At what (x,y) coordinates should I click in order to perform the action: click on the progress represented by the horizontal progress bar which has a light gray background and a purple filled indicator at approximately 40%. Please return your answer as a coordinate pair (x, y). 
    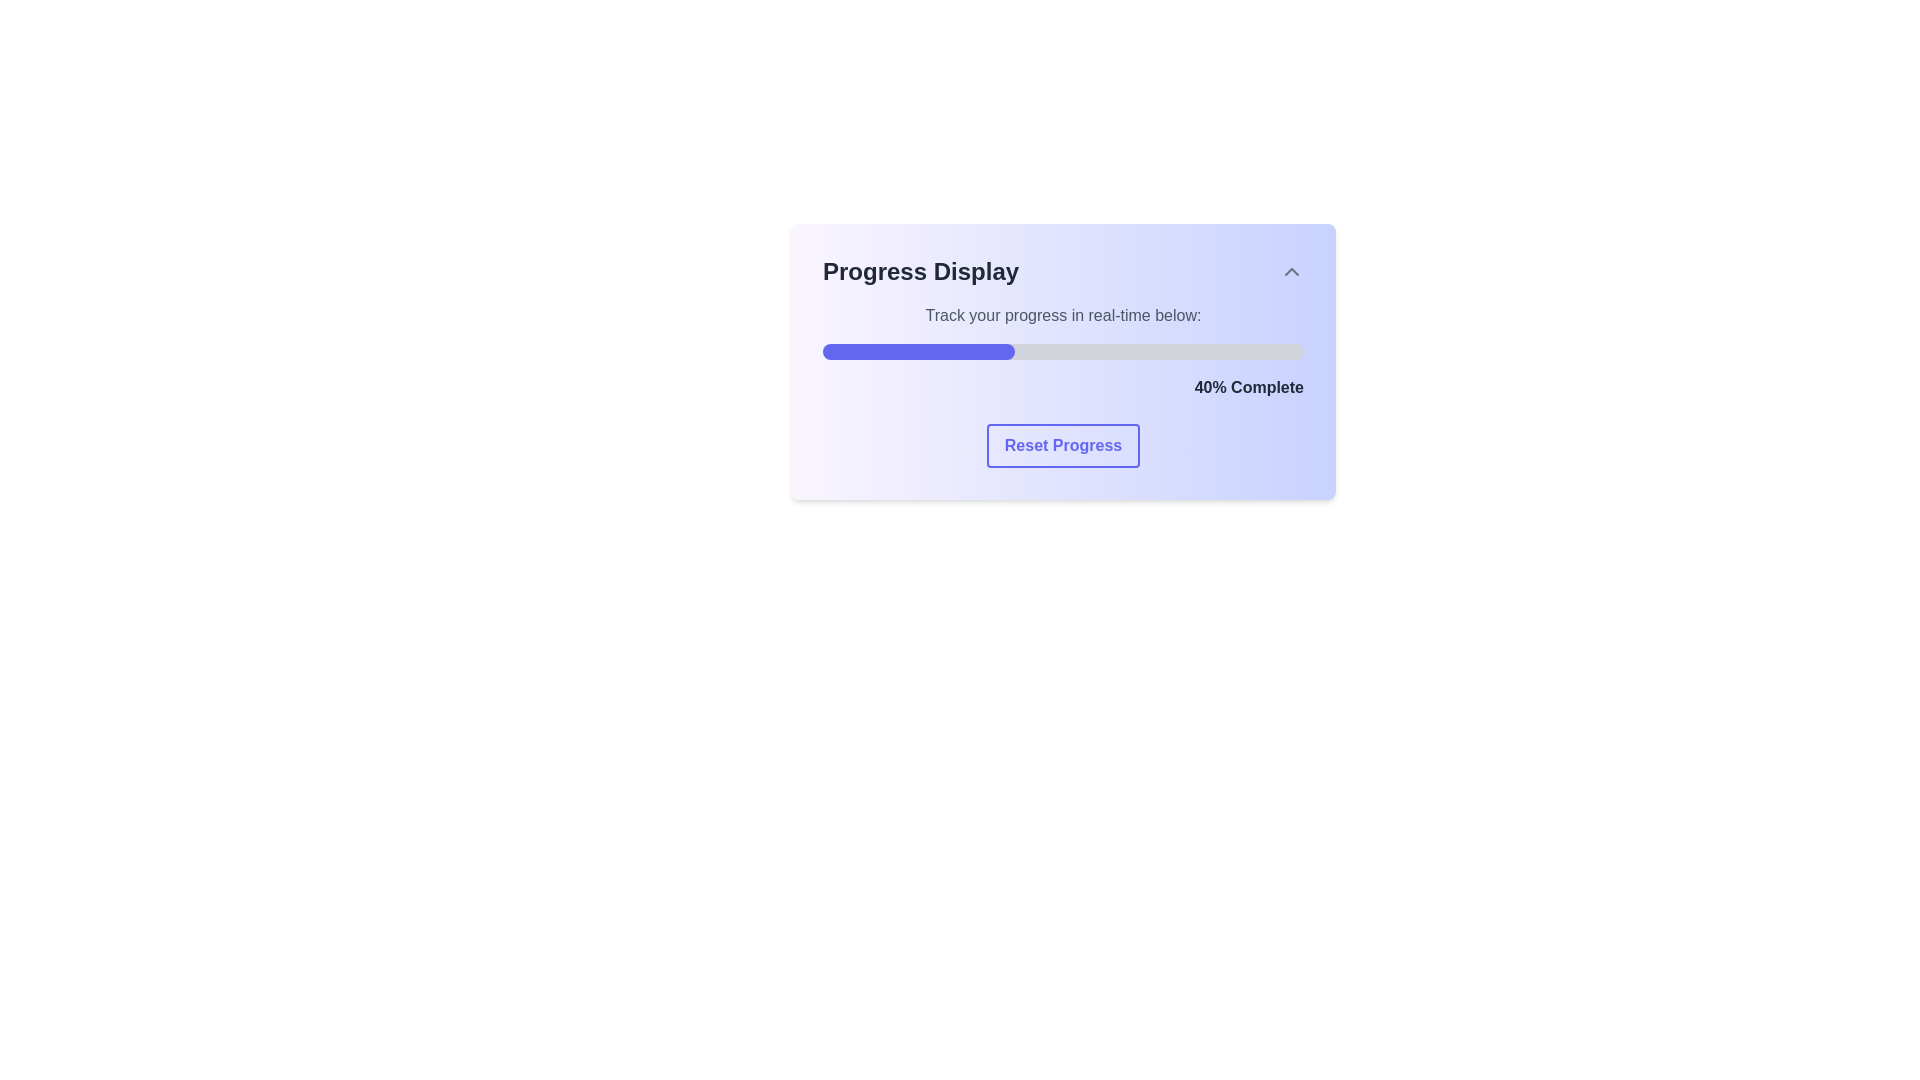
    Looking at the image, I should click on (1062, 350).